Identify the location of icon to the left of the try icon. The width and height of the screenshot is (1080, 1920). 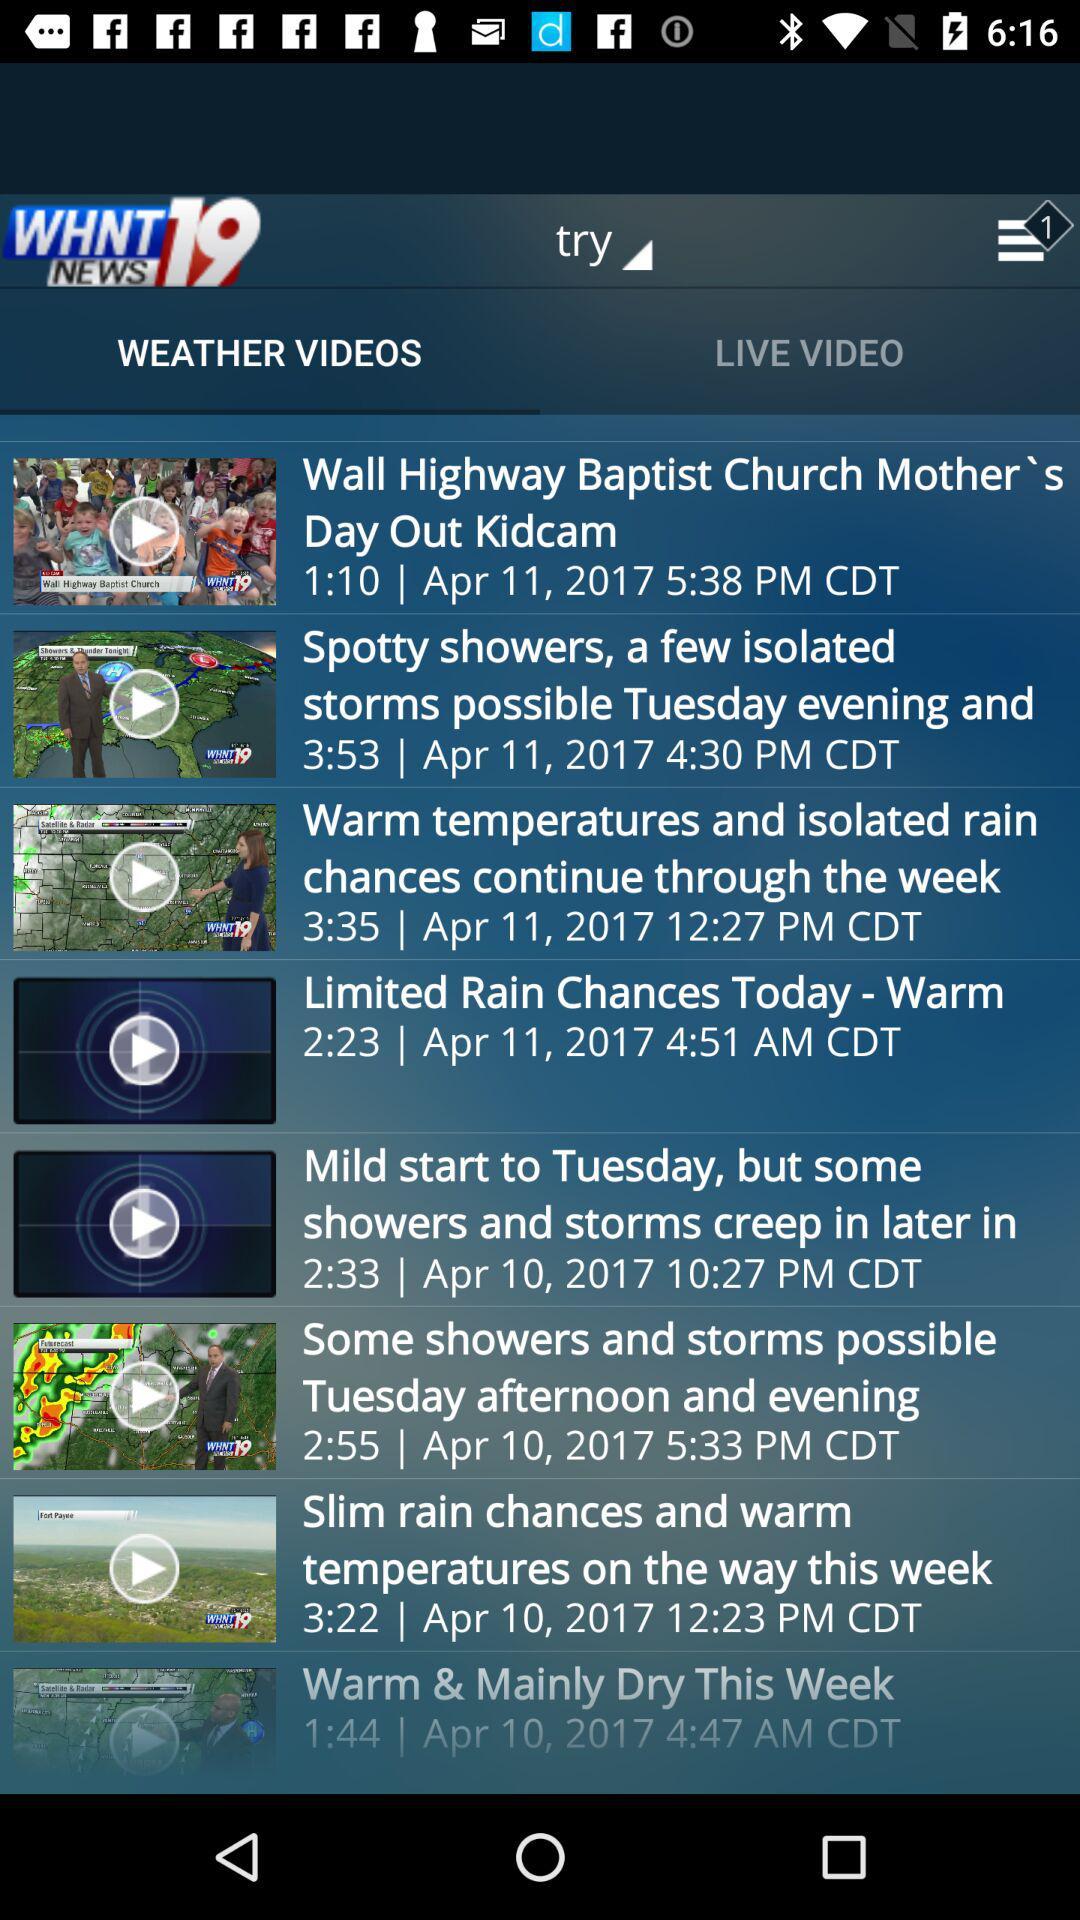
(131, 240).